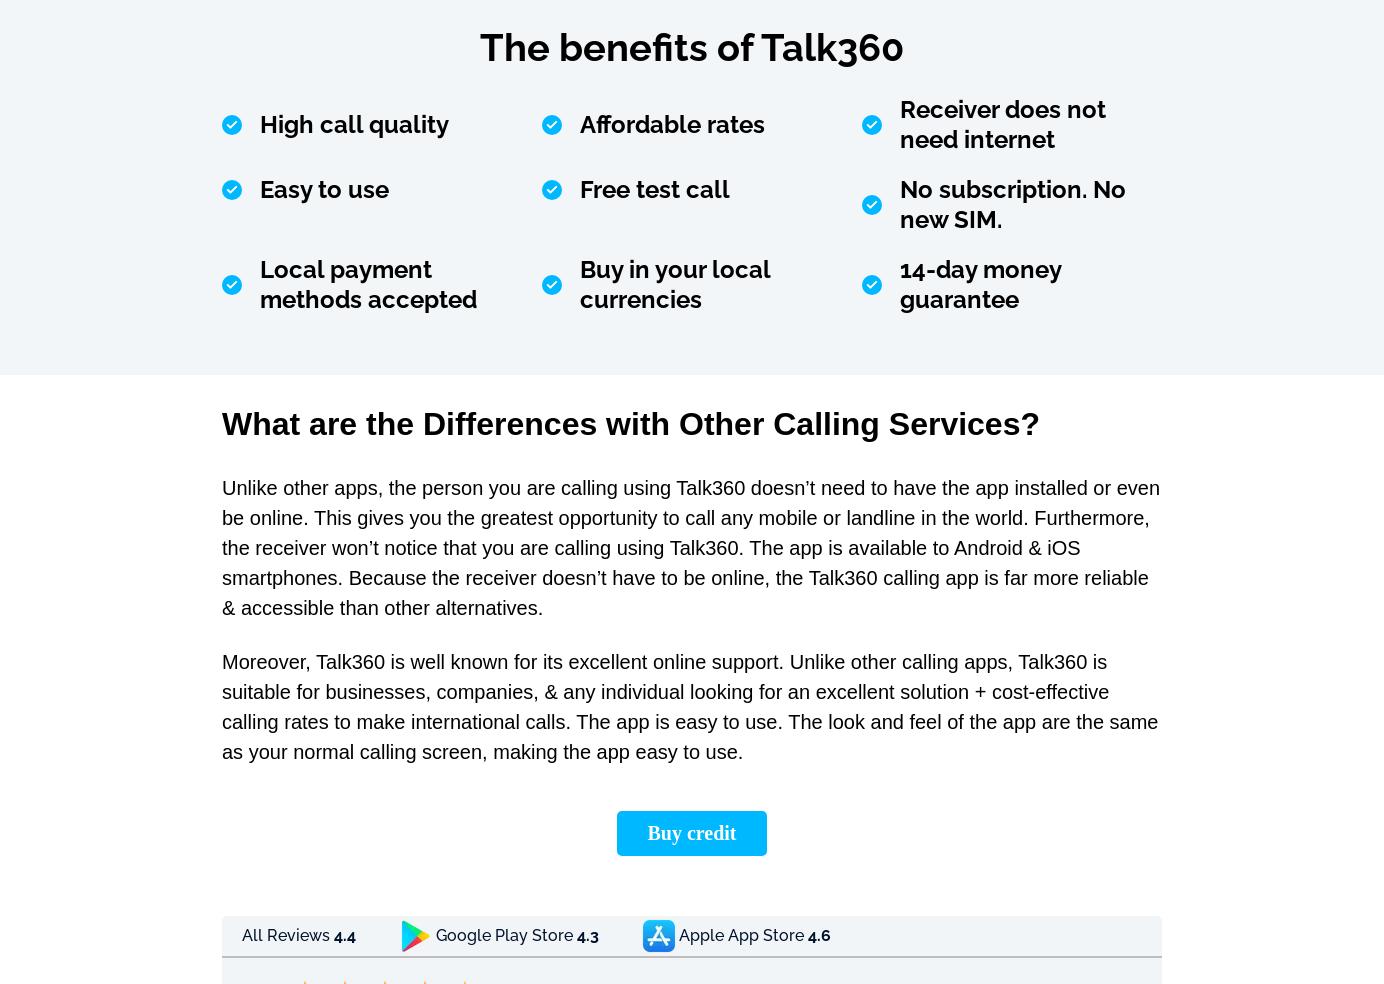 Image resolution: width=1384 pixels, height=984 pixels. I want to click on 'Easy to use', so click(324, 189).